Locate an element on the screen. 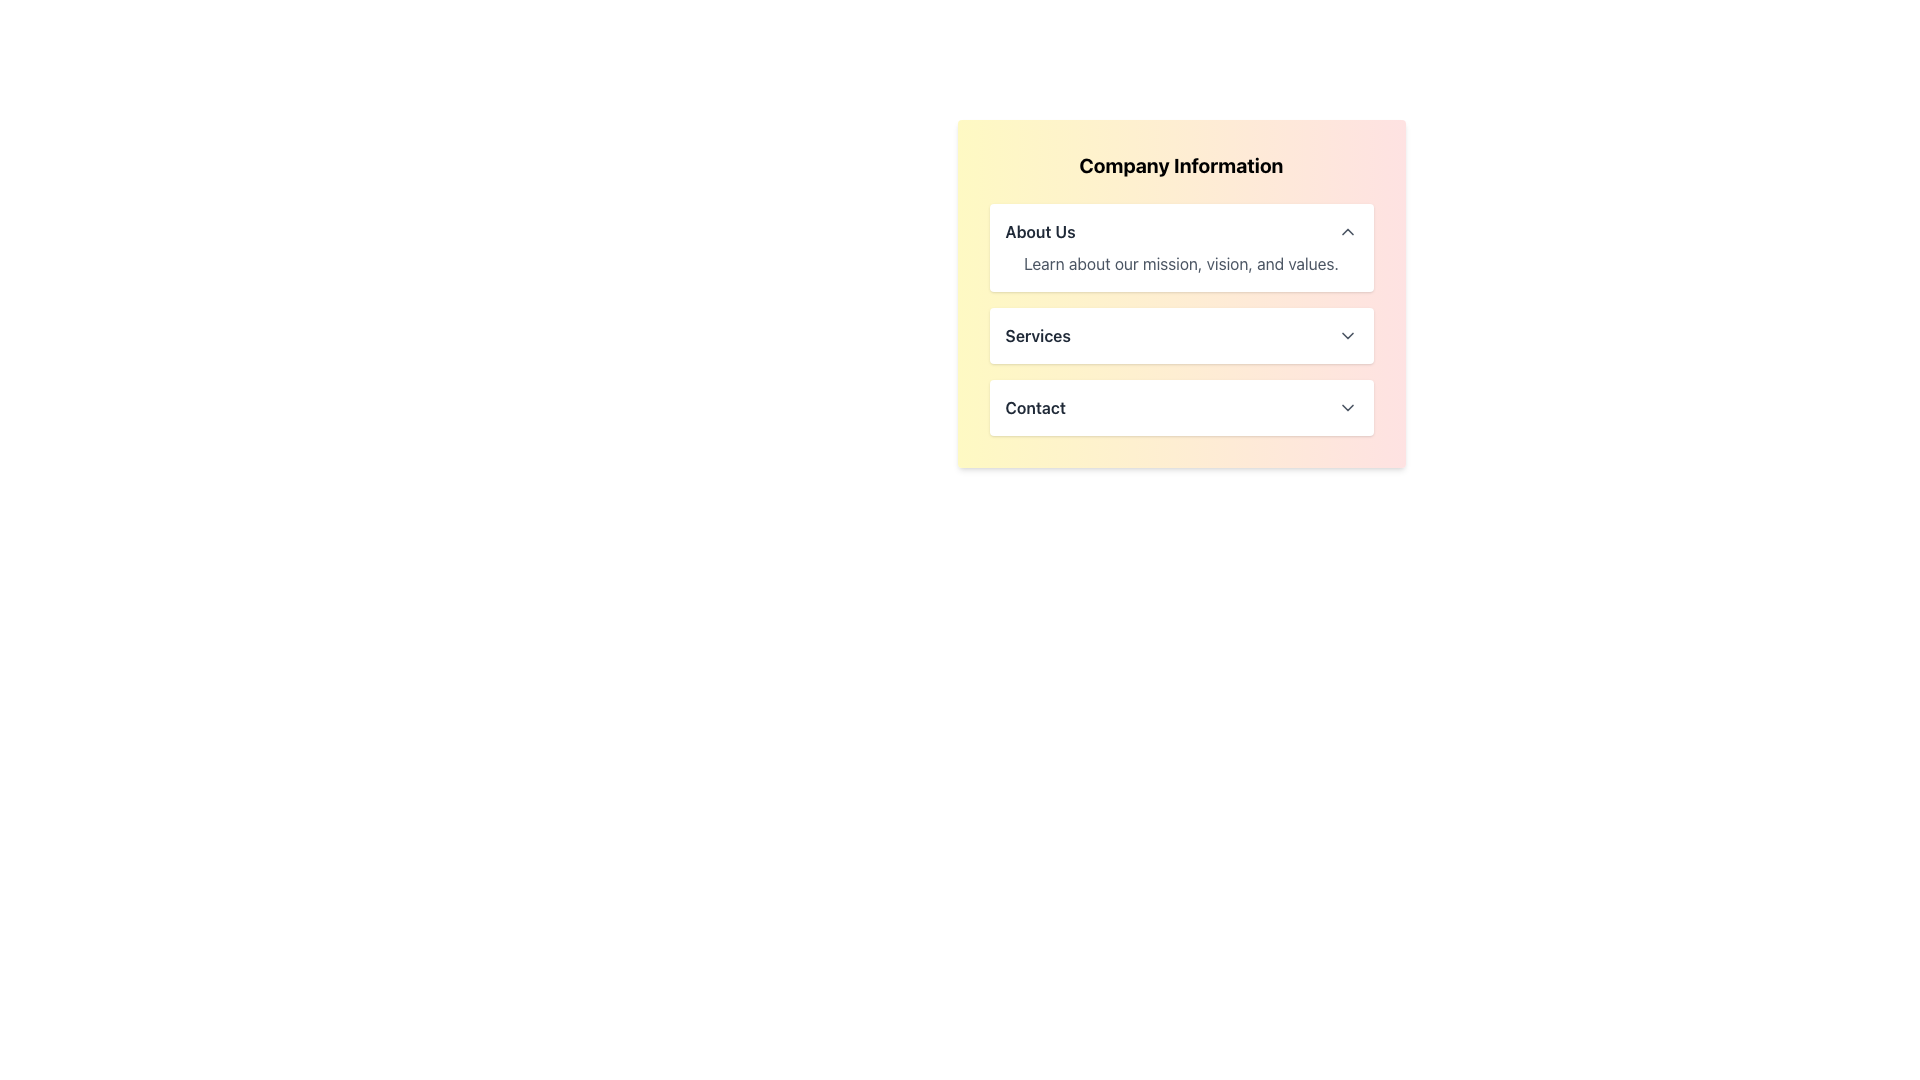 This screenshot has height=1080, width=1920. the first collapsible list item under the 'Company Information' section is located at coordinates (1181, 246).